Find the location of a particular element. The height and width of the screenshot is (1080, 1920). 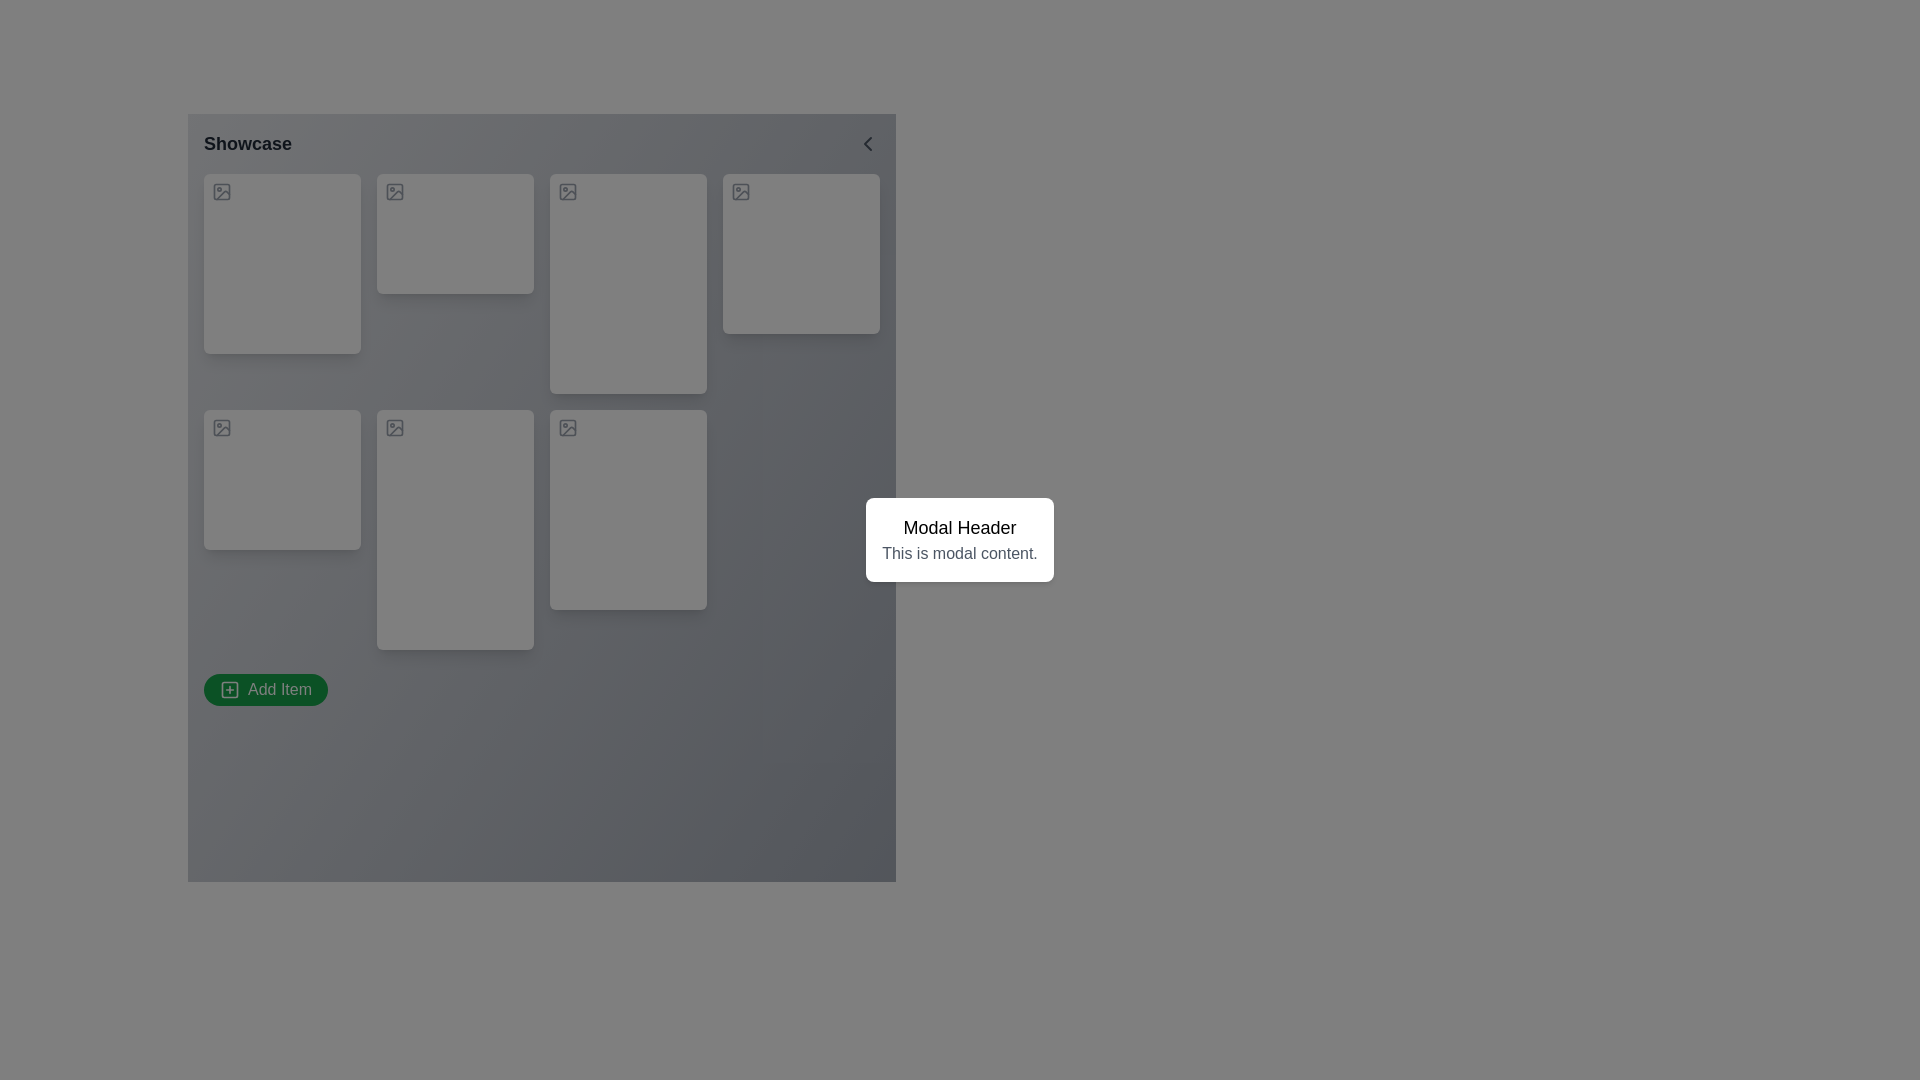

the decorative UI element, a small gray rounded rectangle located in the top-left corner of the tile in the second row of the grid in the 'Showcase' section is located at coordinates (221, 427).